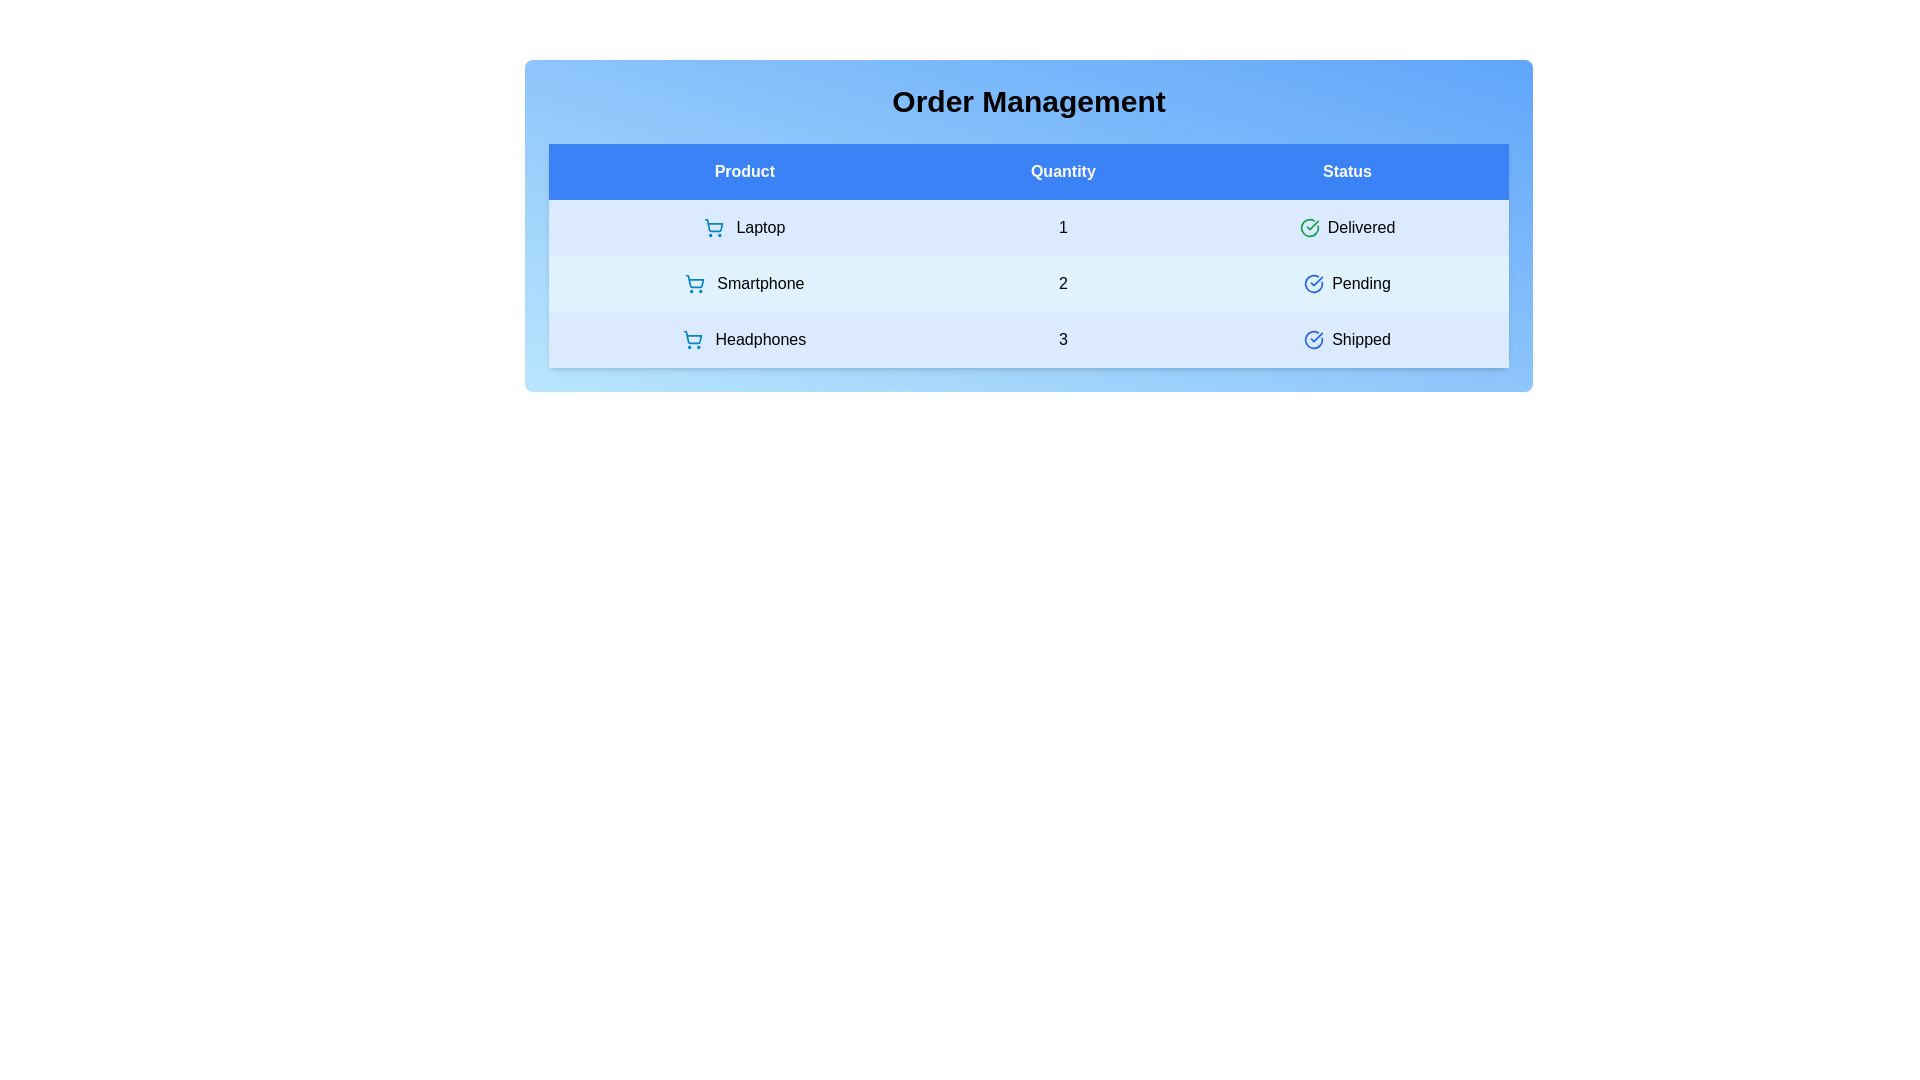 Image resolution: width=1920 pixels, height=1080 pixels. Describe the element at coordinates (1028, 226) in the screenshot. I see `the row corresponding to Laptop to highlight it` at that location.